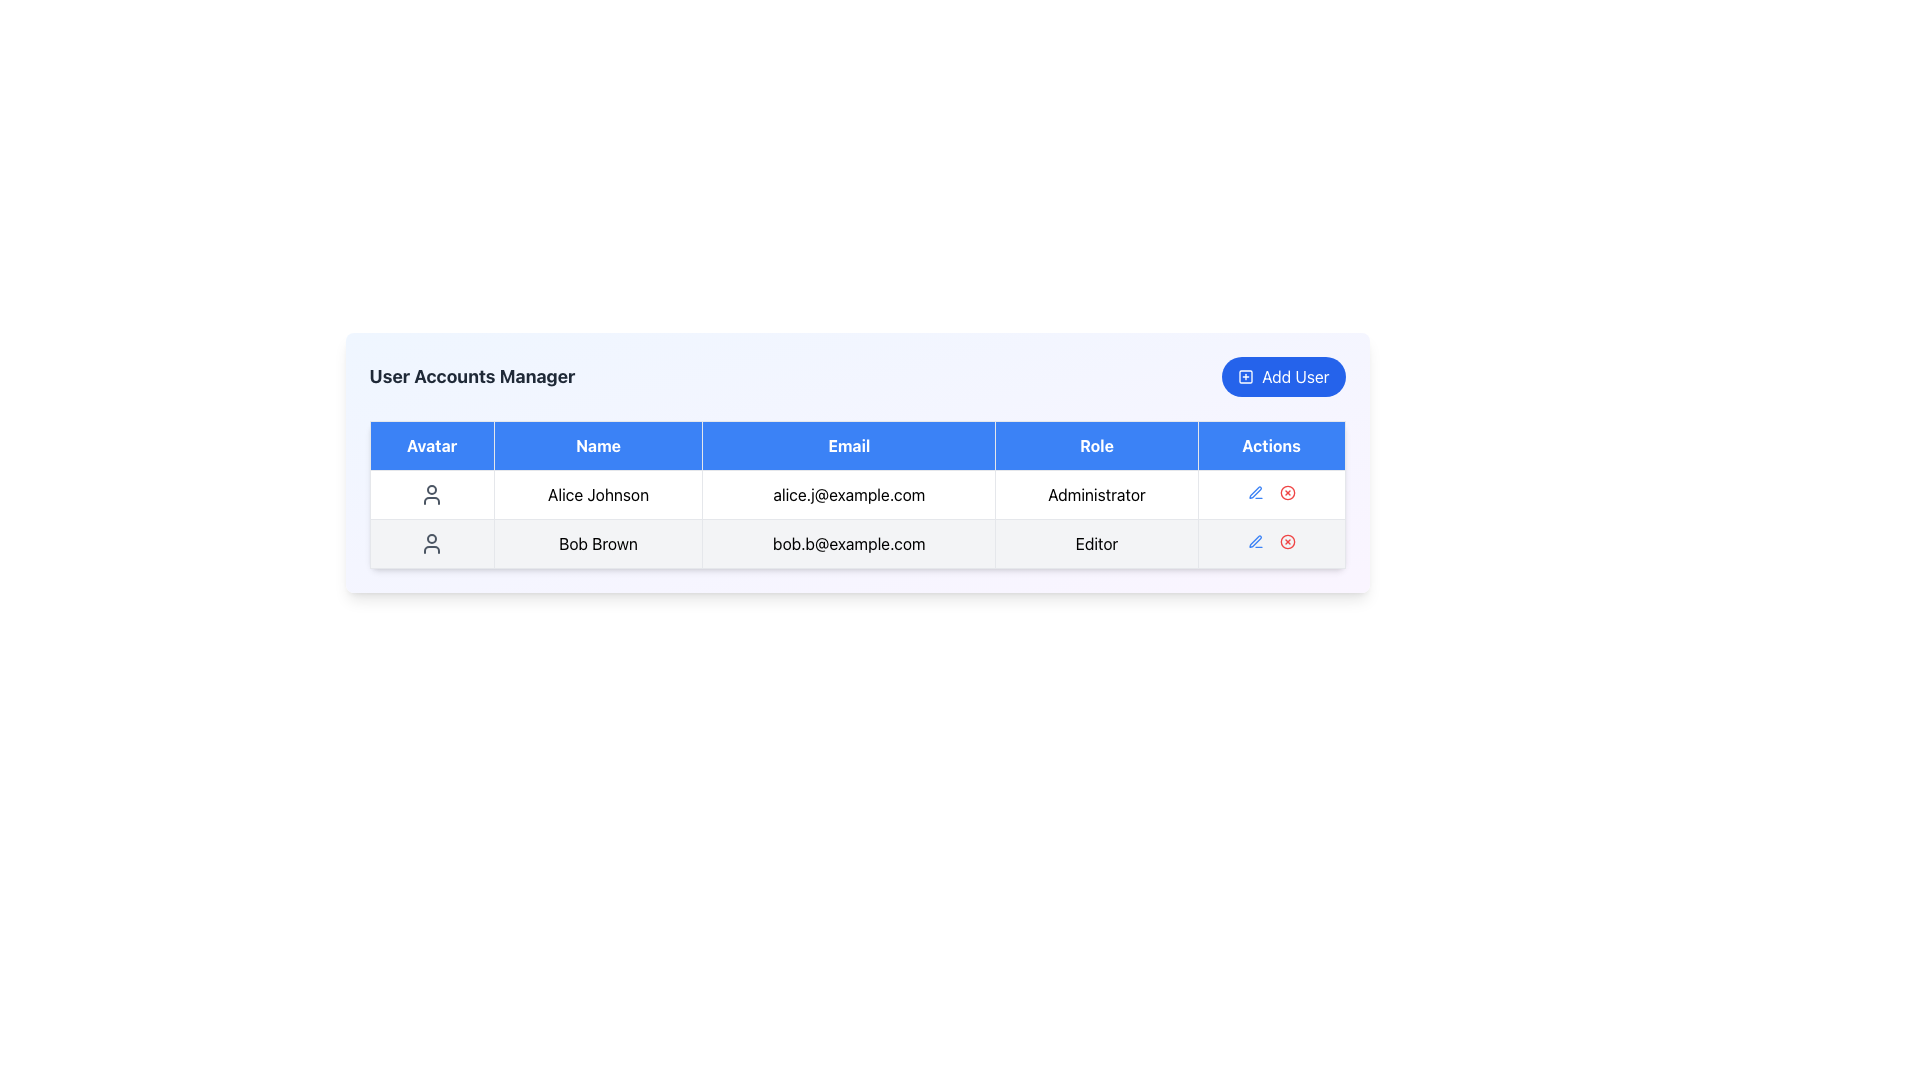 The image size is (1920, 1080). I want to click on the blue button with a white '+' icon and 'Add User' text located in the top-right corner of the 'User Accounts Manager' section for accessibility interaction, so click(1283, 377).